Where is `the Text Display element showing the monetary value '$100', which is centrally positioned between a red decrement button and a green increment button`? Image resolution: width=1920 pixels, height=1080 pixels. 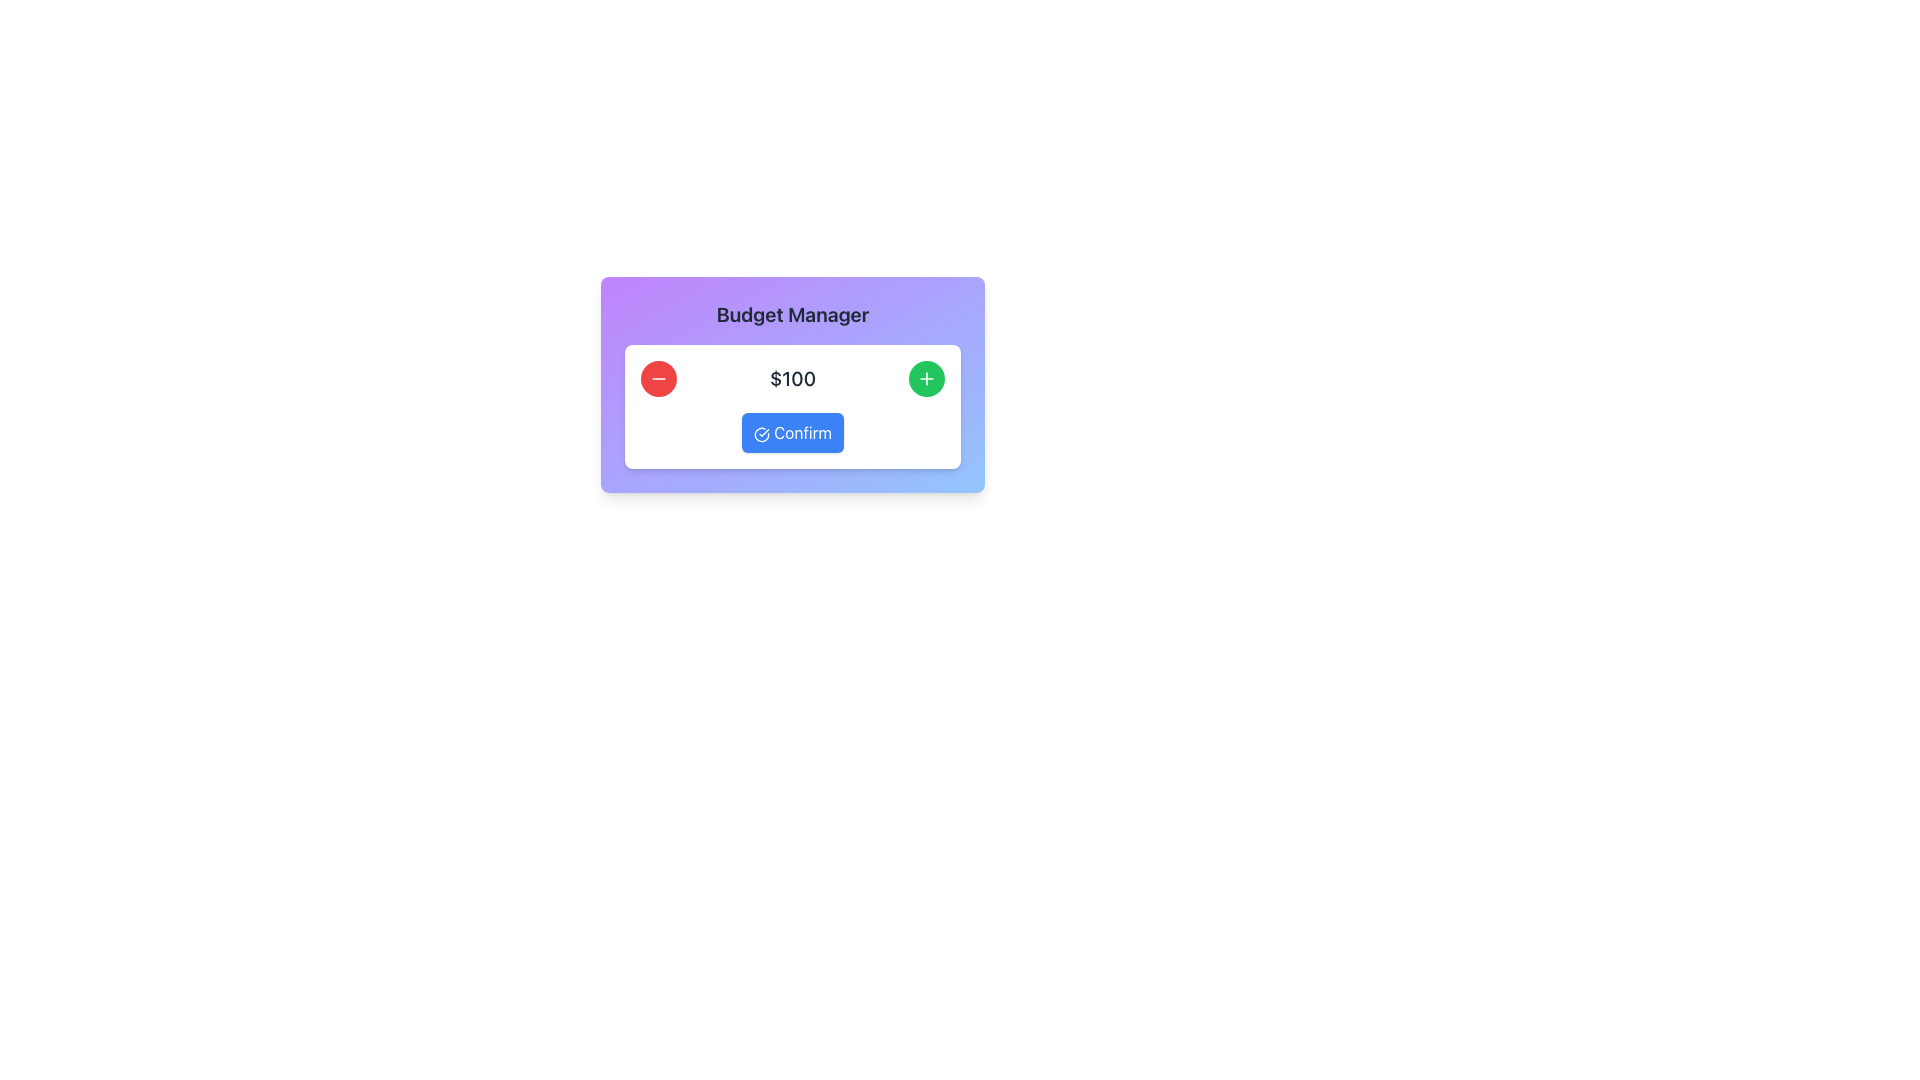 the Text Display element showing the monetary value '$100', which is centrally positioned between a red decrement button and a green increment button is located at coordinates (791, 378).